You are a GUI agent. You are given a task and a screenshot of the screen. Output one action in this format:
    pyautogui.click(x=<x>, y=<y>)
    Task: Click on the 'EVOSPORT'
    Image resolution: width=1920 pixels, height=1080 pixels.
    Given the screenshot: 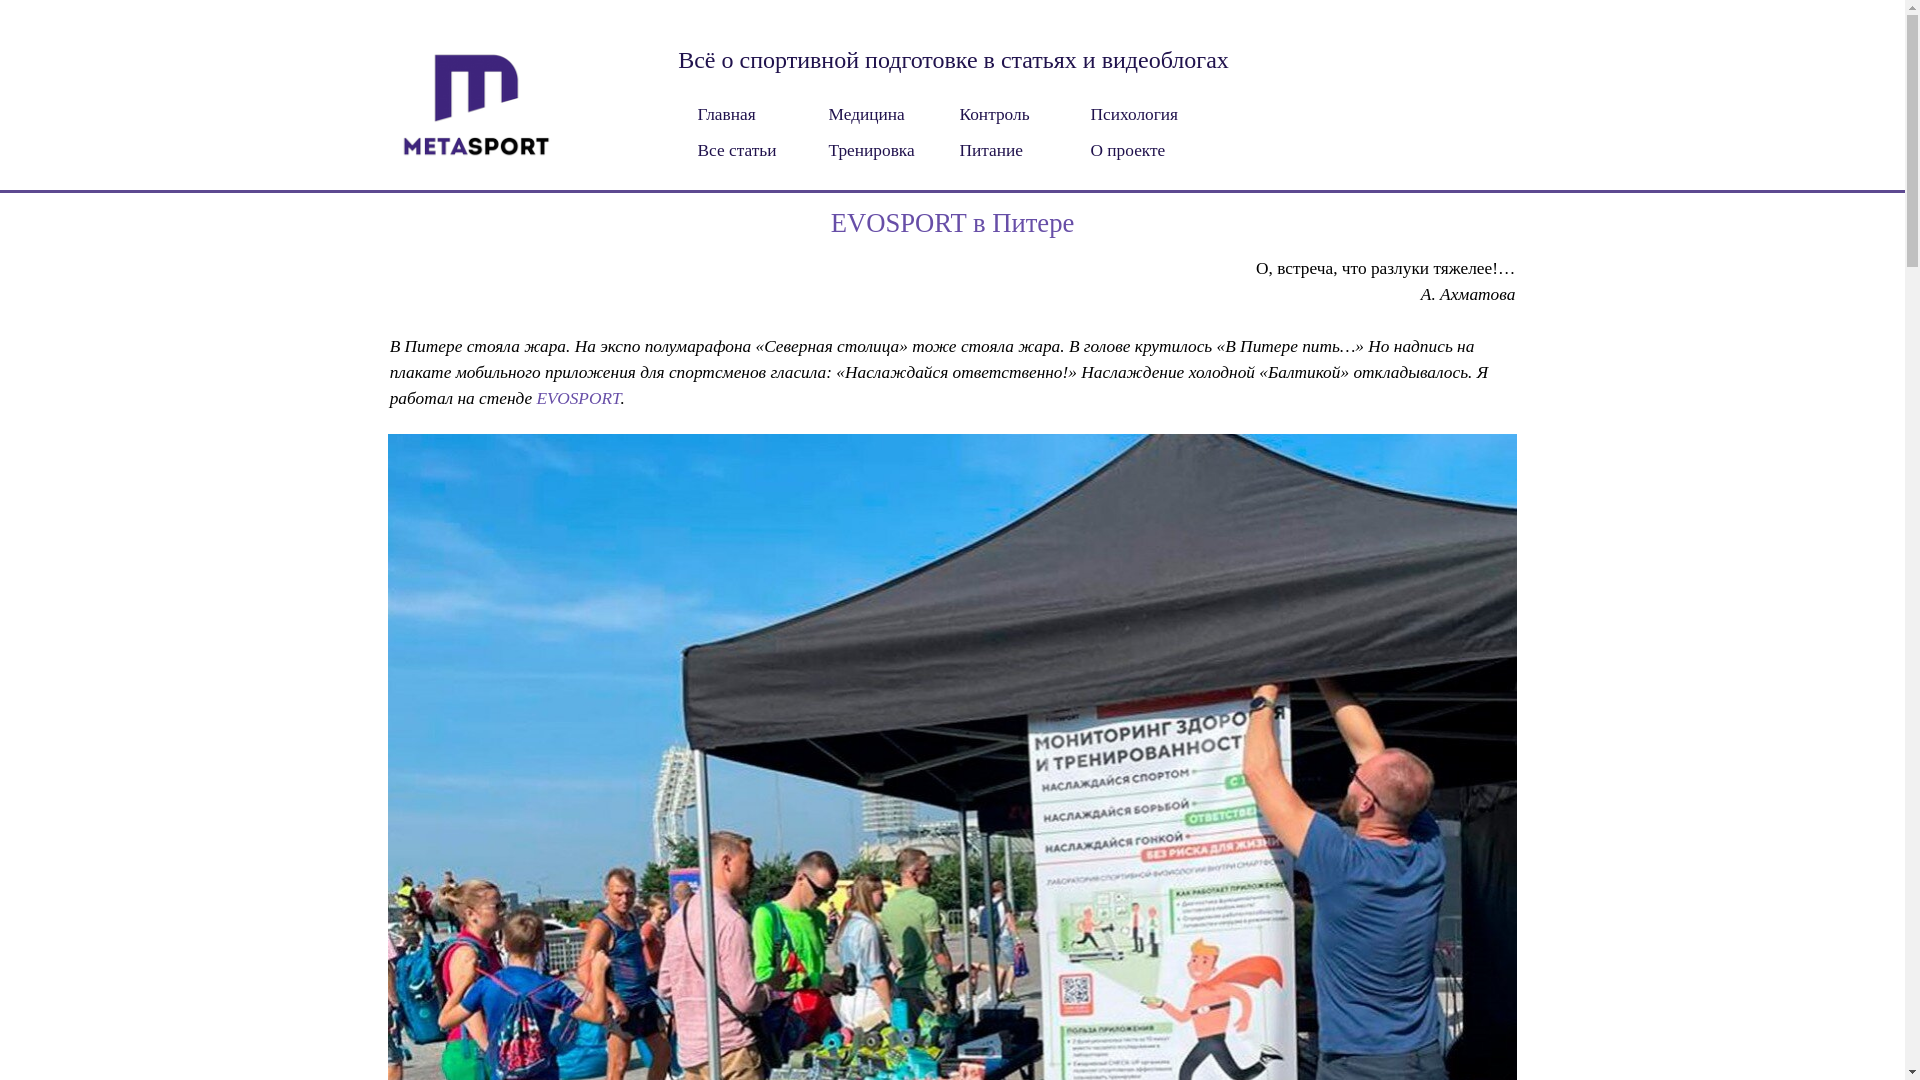 What is the action you would take?
    pyautogui.click(x=537, y=398)
    